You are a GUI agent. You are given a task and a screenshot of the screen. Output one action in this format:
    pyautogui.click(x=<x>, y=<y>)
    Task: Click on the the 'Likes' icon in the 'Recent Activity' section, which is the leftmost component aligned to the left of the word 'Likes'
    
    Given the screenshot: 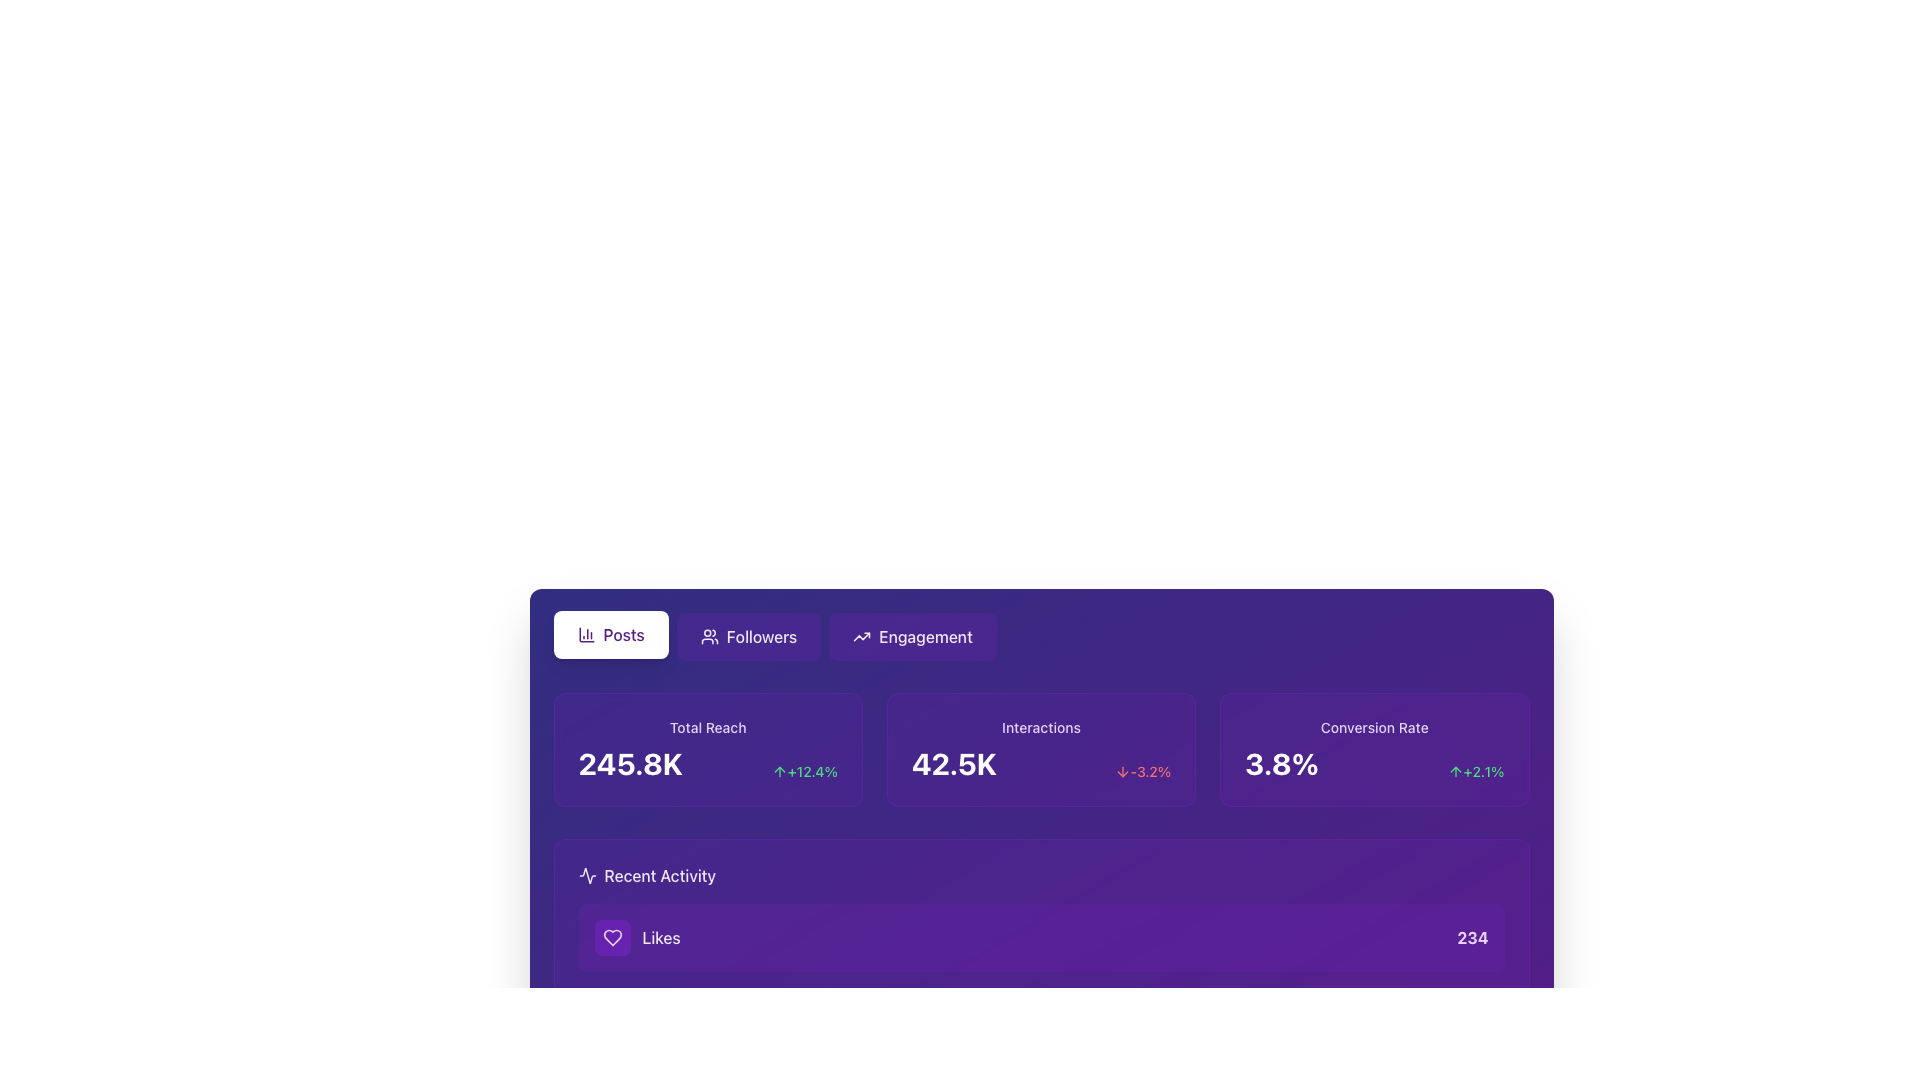 What is the action you would take?
    pyautogui.click(x=611, y=937)
    